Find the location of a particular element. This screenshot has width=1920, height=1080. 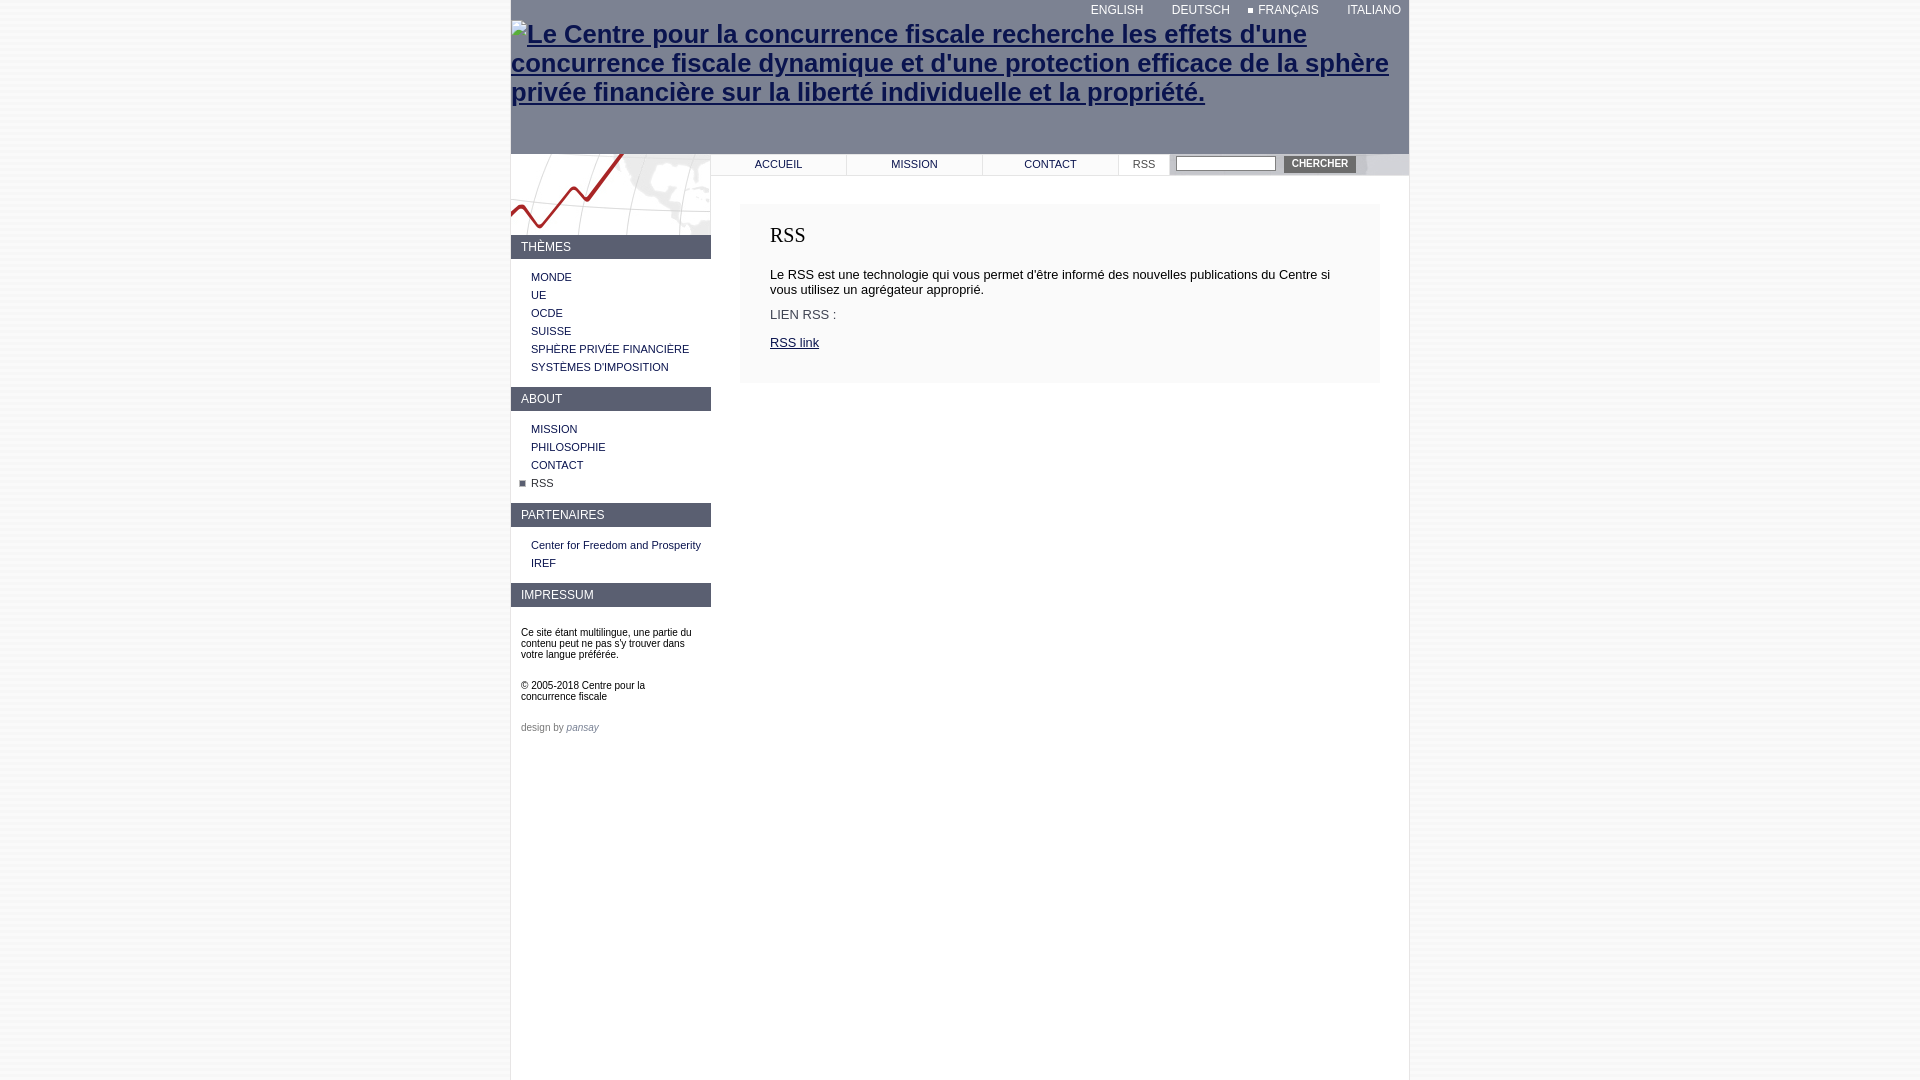

'PHILOSOPHIE' is located at coordinates (531, 446).